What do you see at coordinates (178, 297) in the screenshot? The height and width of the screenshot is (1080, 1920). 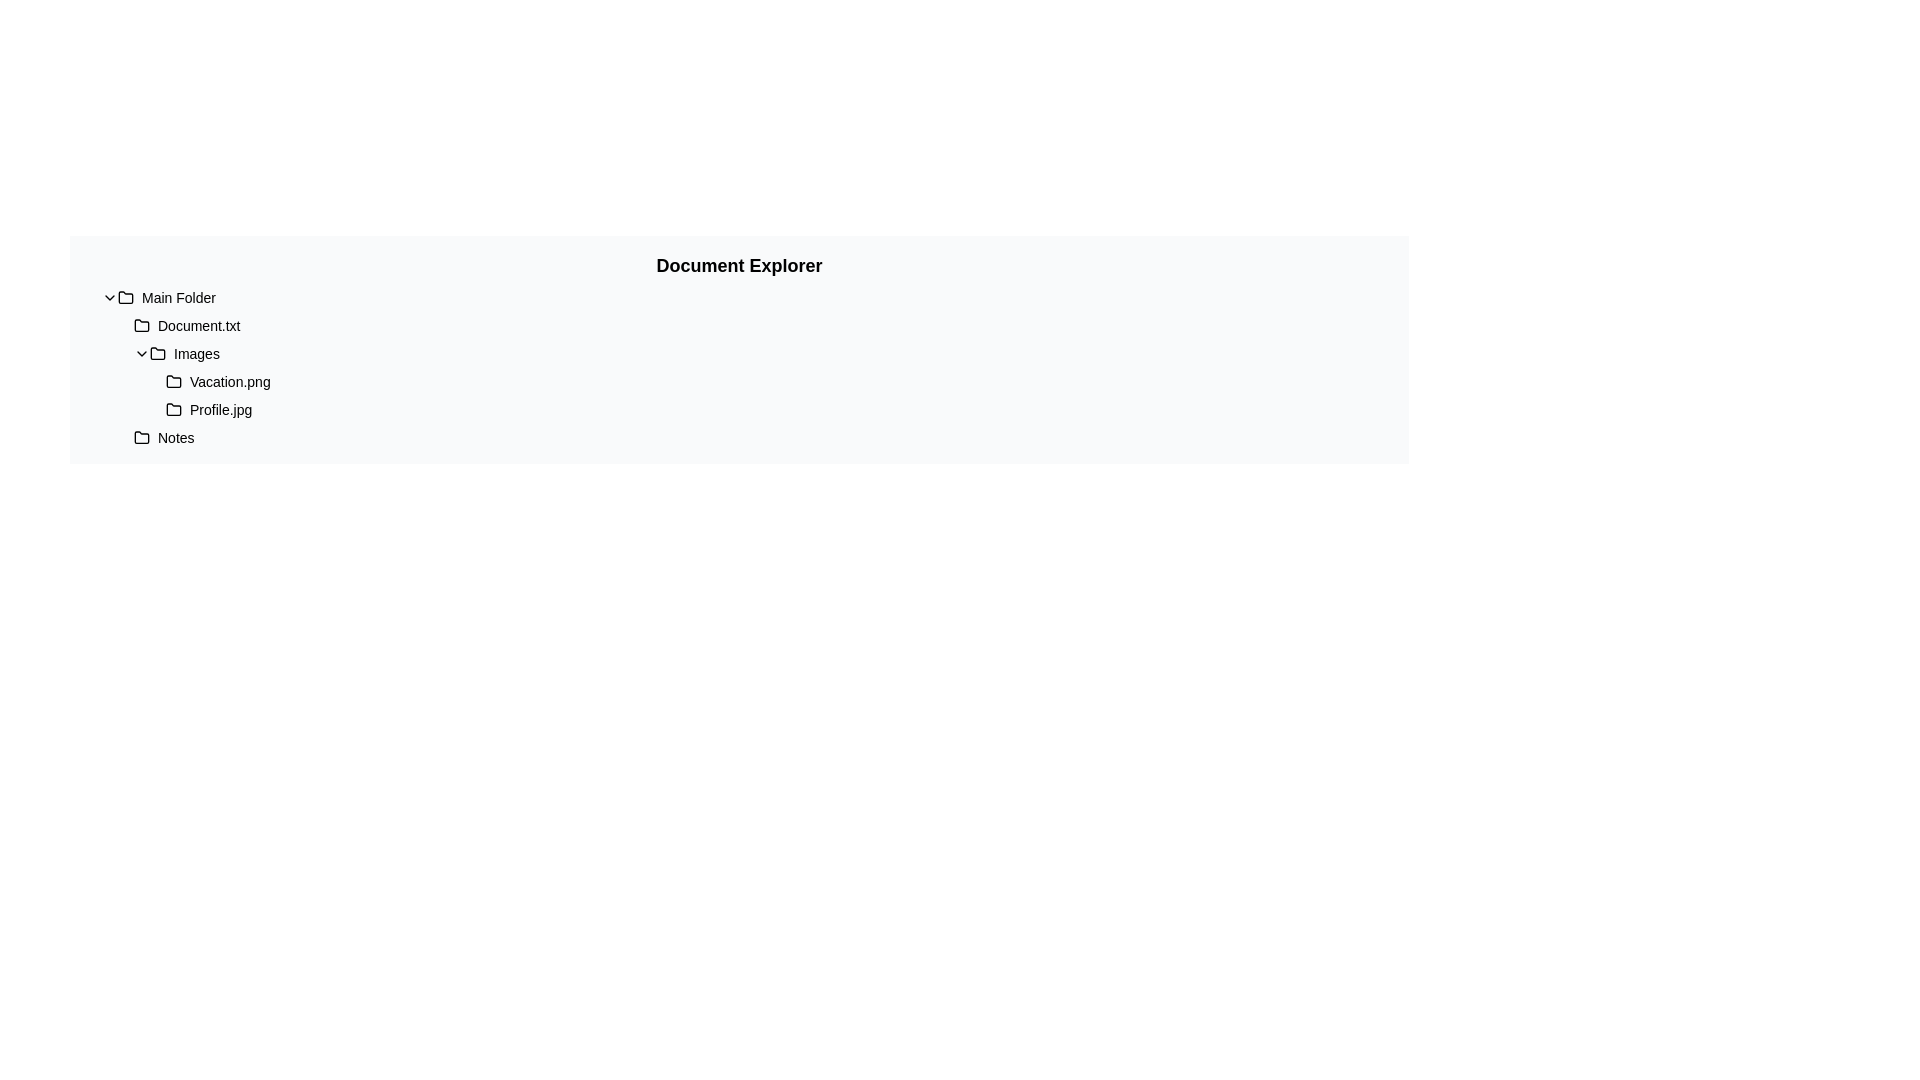 I see `the text label displaying 'Main Folder' in the left panel of the file explorer interface` at bounding box center [178, 297].